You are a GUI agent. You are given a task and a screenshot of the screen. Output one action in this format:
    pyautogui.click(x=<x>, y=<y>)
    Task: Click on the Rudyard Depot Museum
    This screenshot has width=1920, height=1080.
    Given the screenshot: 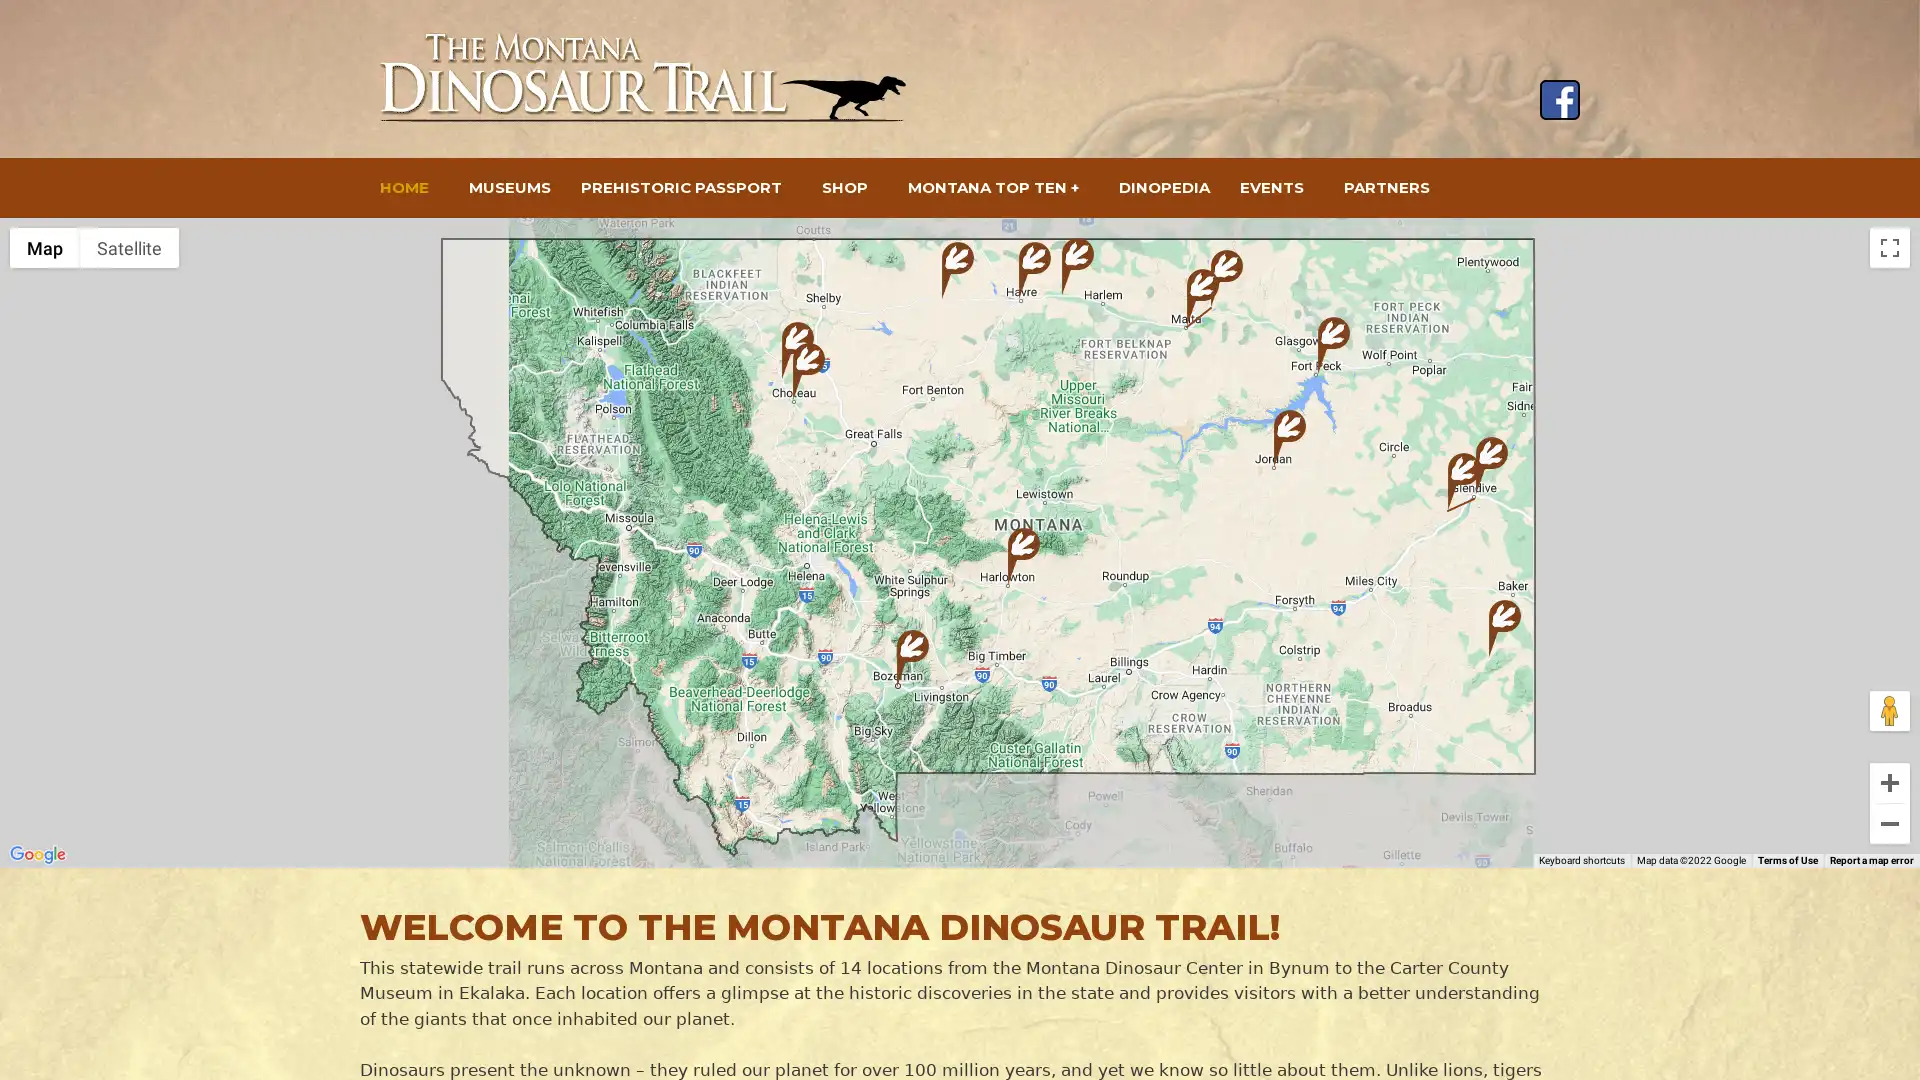 What is the action you would take?
    pyautogui.click(x=957, y=270)
    